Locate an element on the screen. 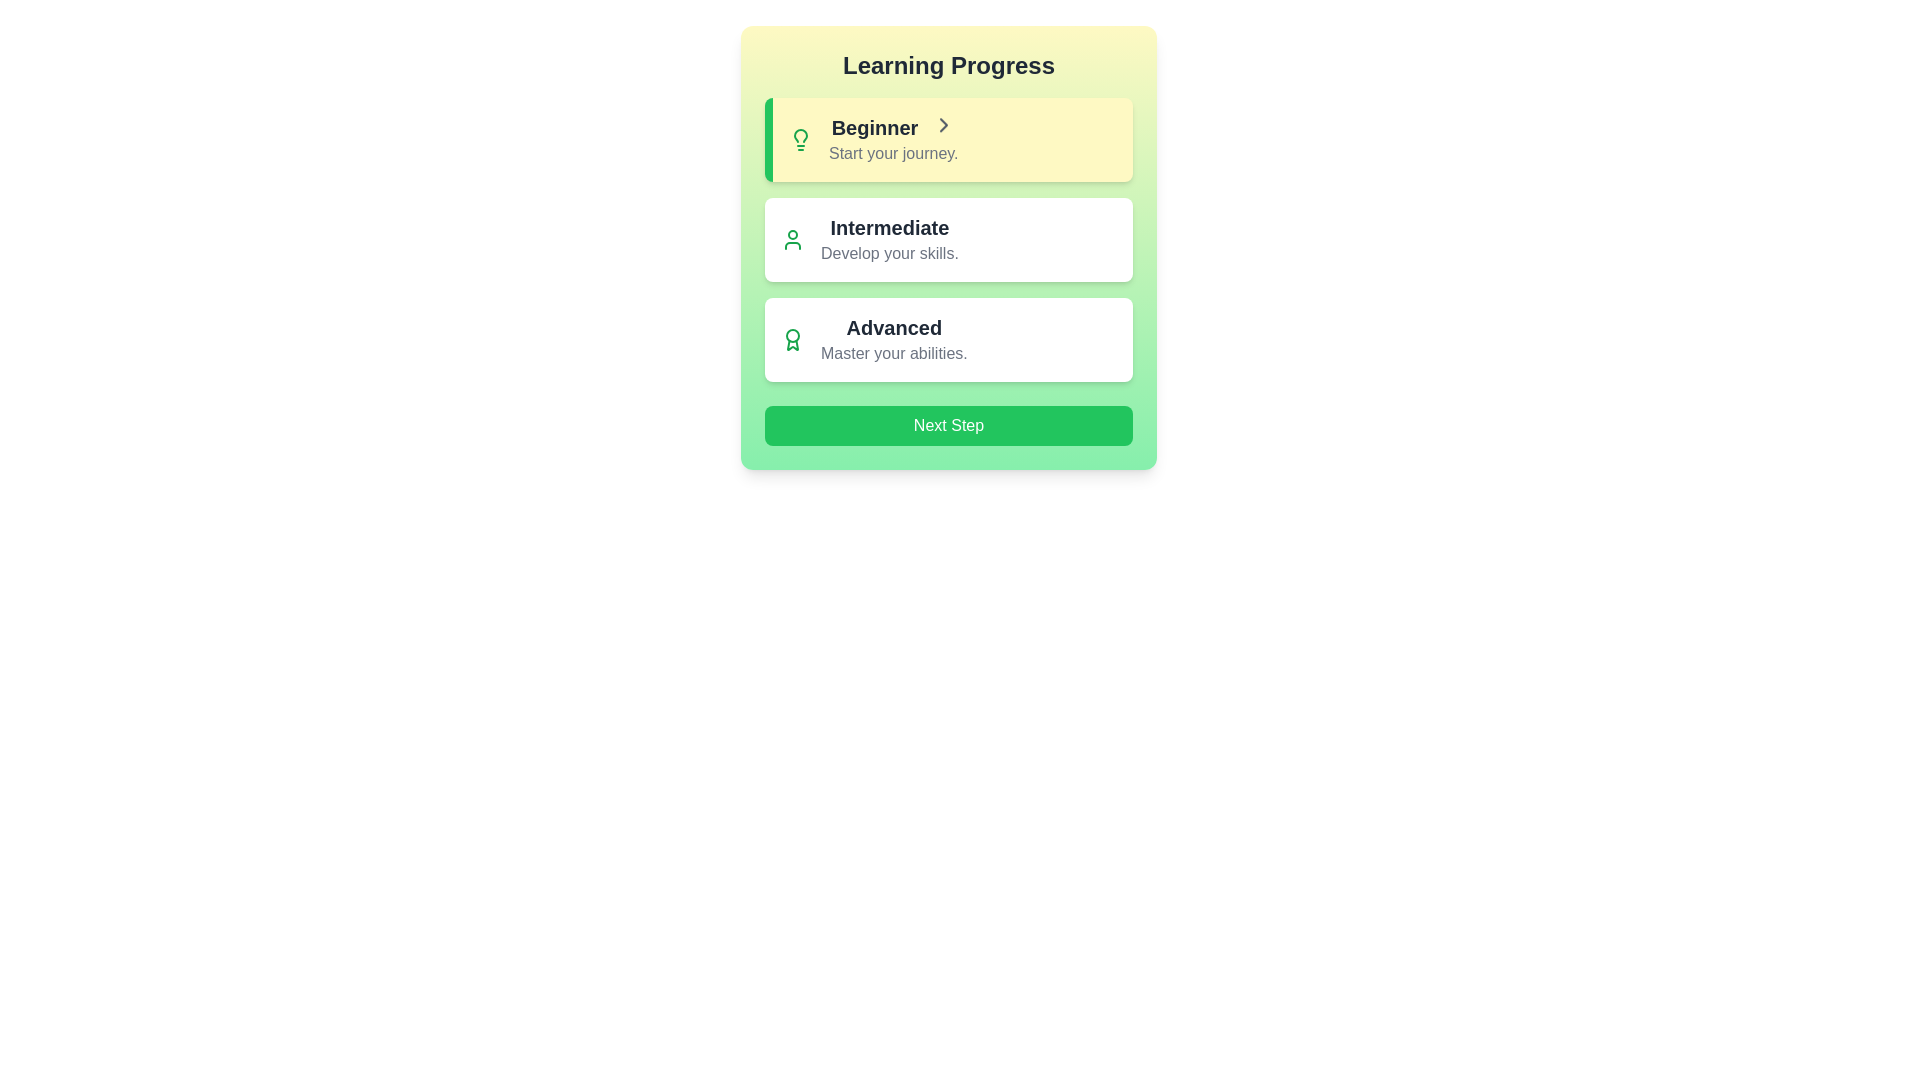 The image size is (1920, 1080). the 'Next Step' button, which has a green background and white text, to observe its hover-specific visual effects is located at coordinates (948, 424).